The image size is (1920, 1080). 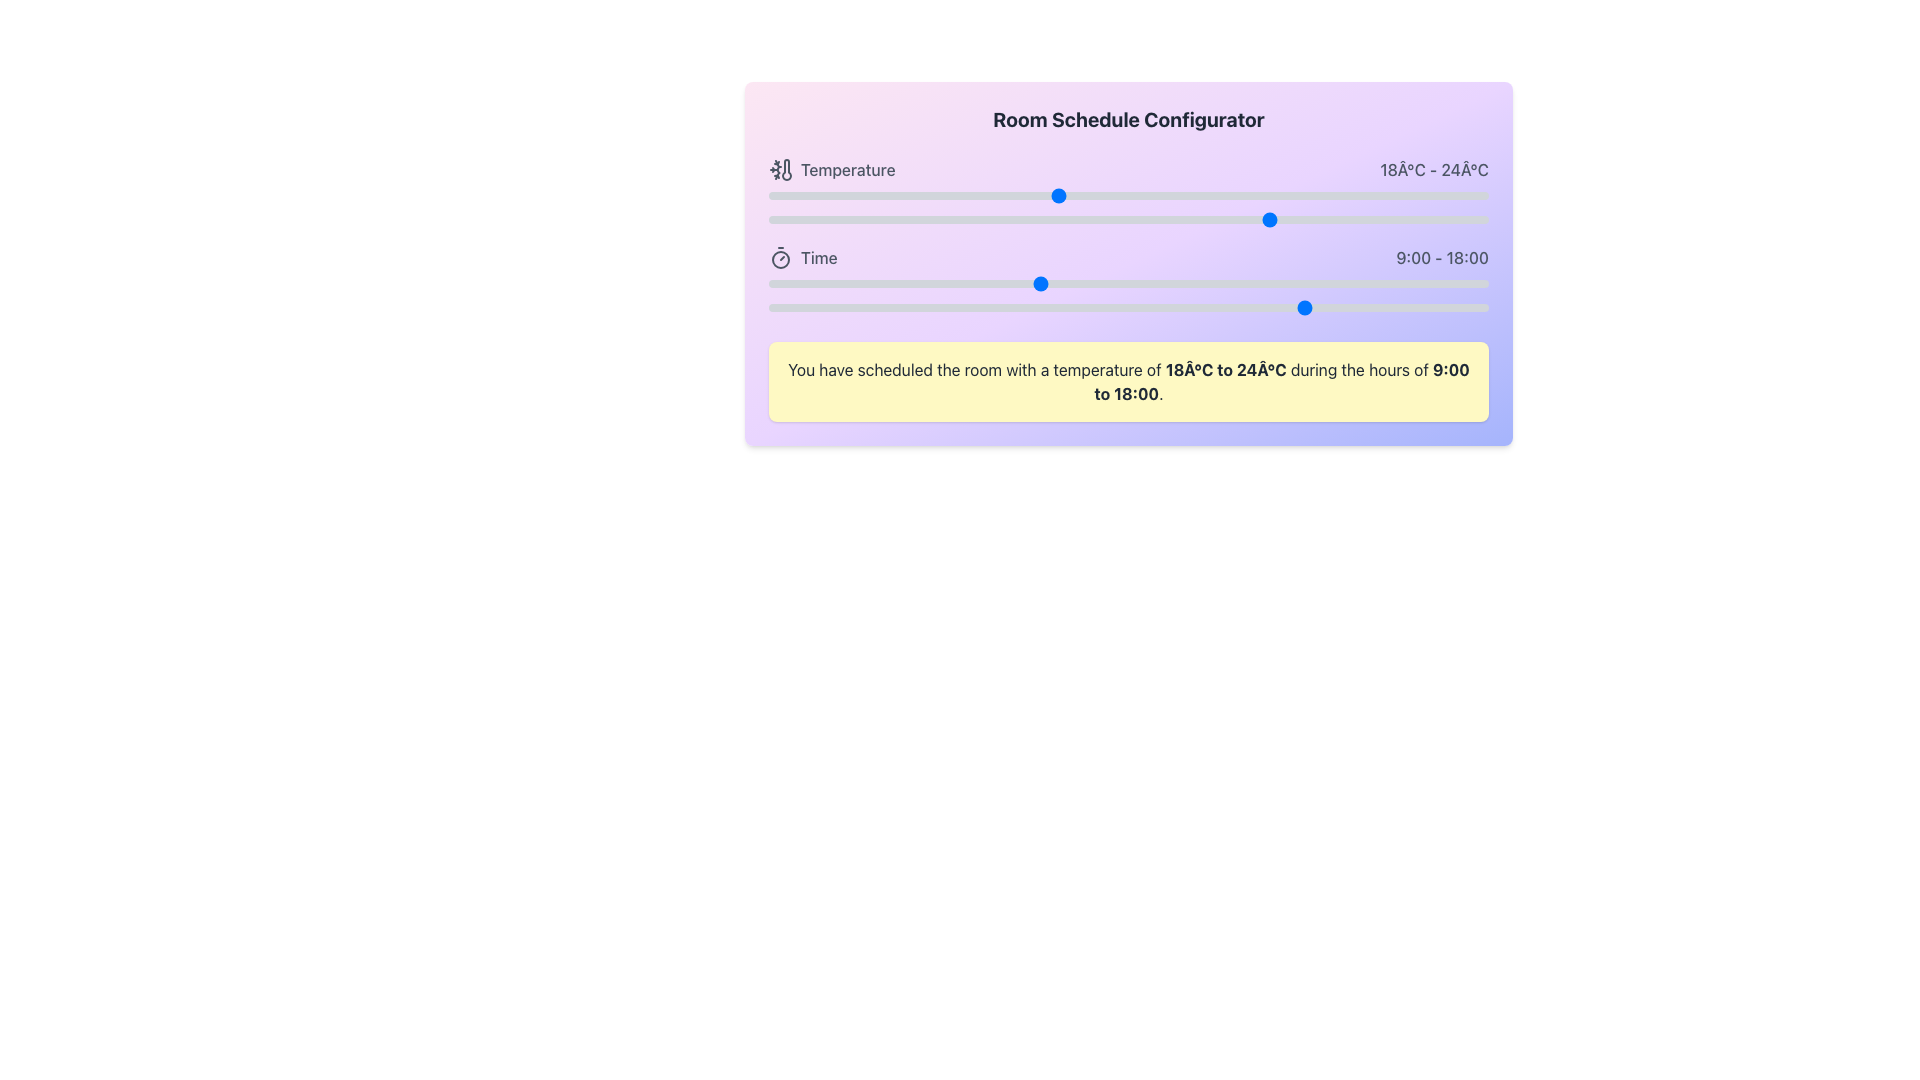 What do you see at coordinates (1128, 119) in the screenshot?
I see `the 'Room Schedule Configurator' text label, which is bold and large, located at the top of the card, centered horizontally` at bounding box center [1128, 119].